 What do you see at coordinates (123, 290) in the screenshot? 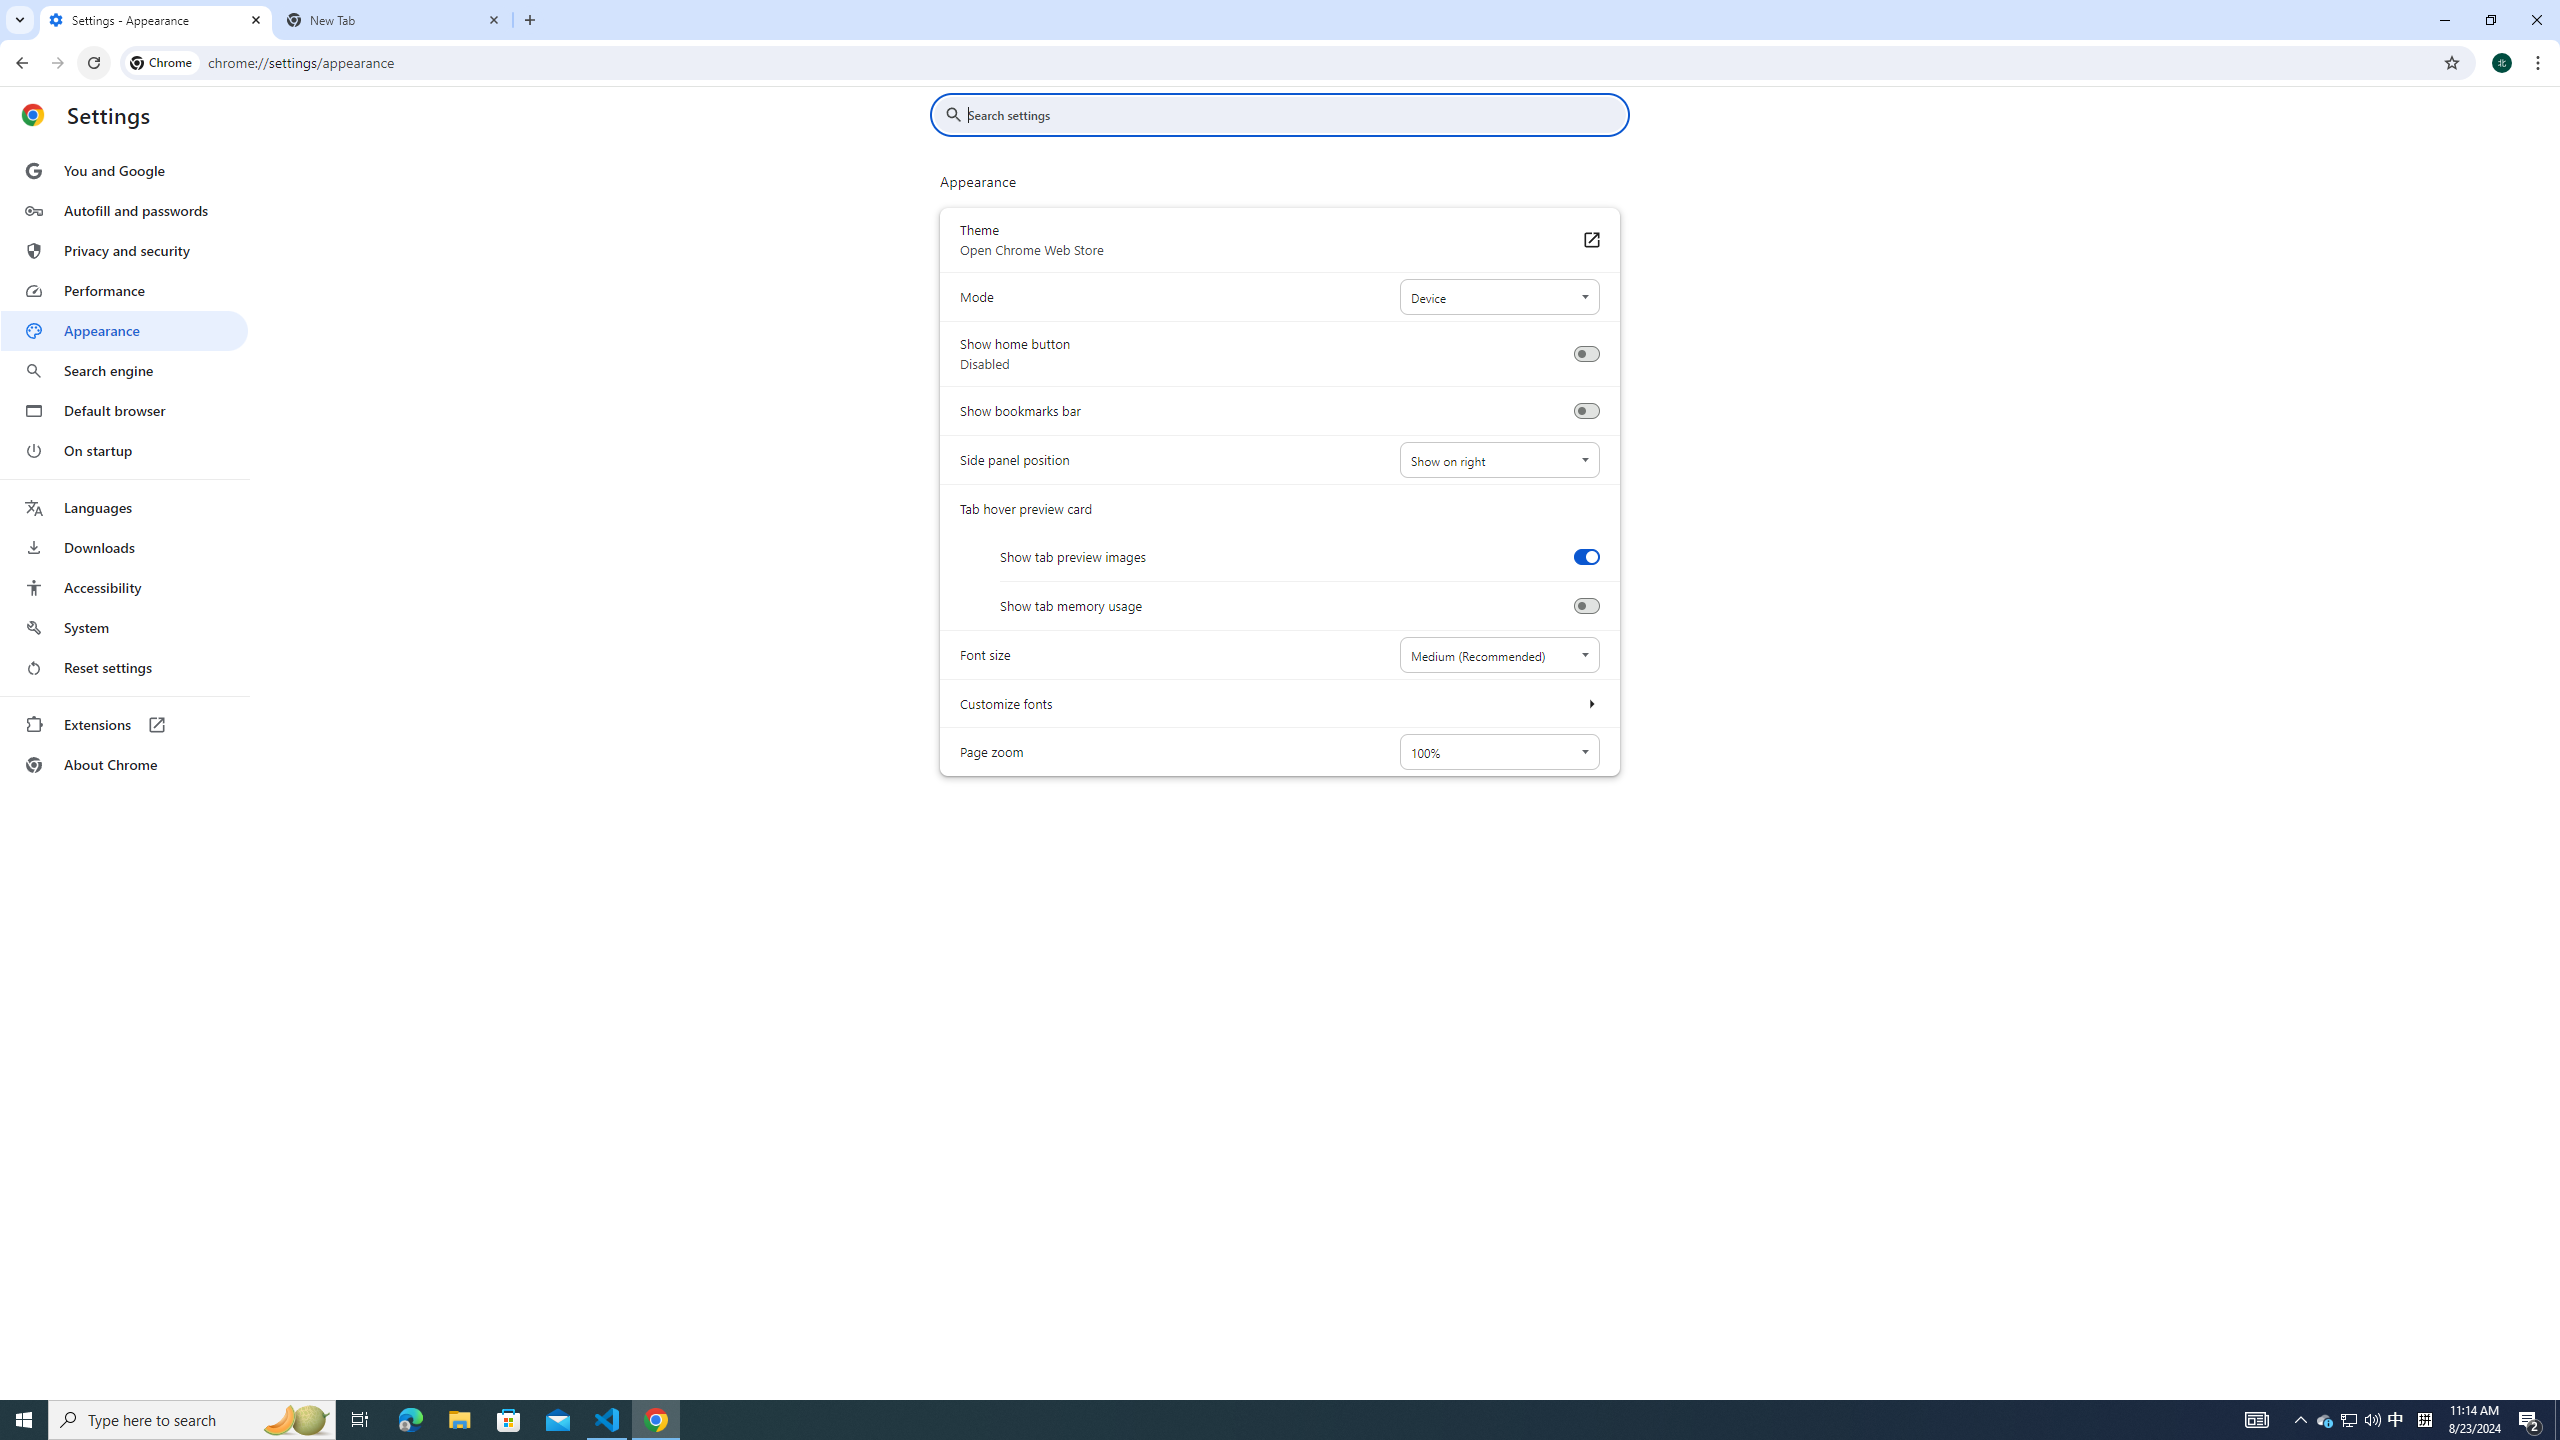
I see `'Performance'` at bounding box center [123, 290].